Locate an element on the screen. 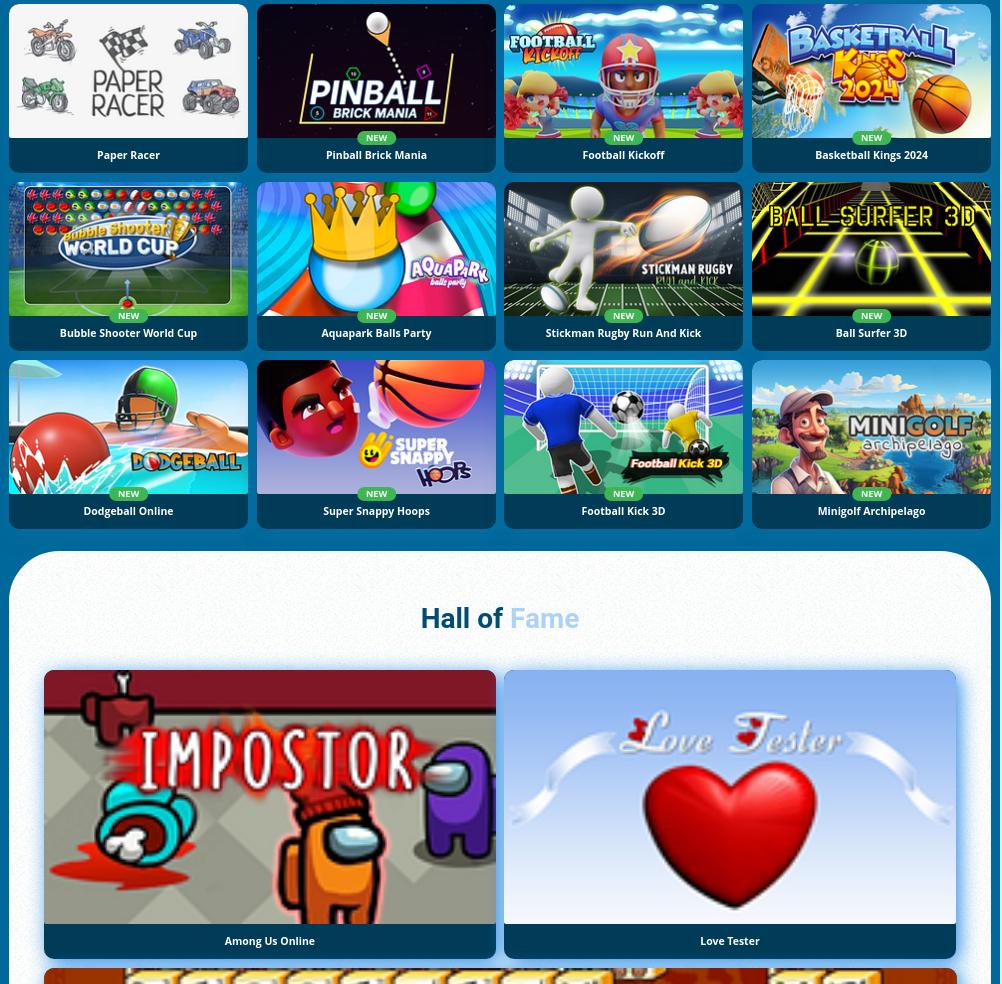 This screenshot has height=984, width=1002. 'Fame' is located at coordinates (544, 618).